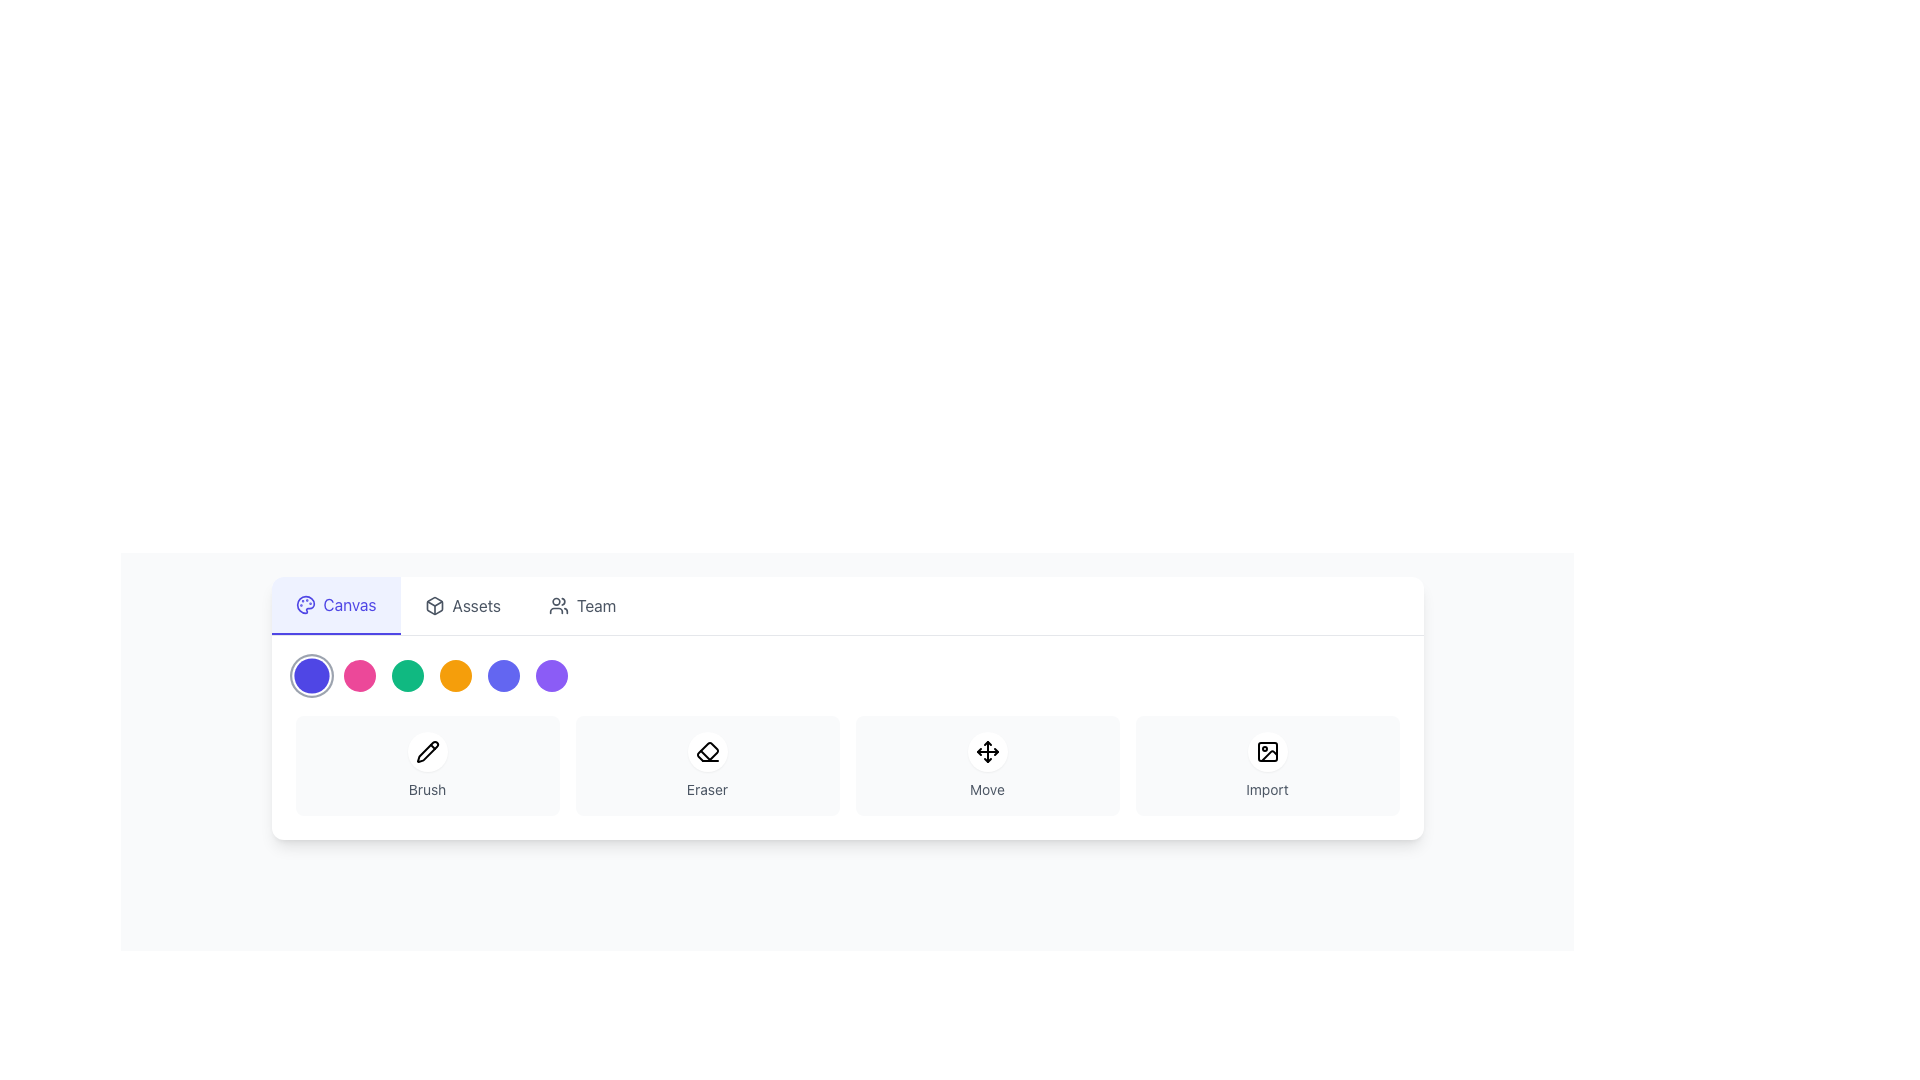 The image size is (1920, 1080). I want to click on the 'Assets' navigation tab button, which is the second tab in the horizontal navigation bar, featuring a geometric box icon and gray text color, so click(461, 604).